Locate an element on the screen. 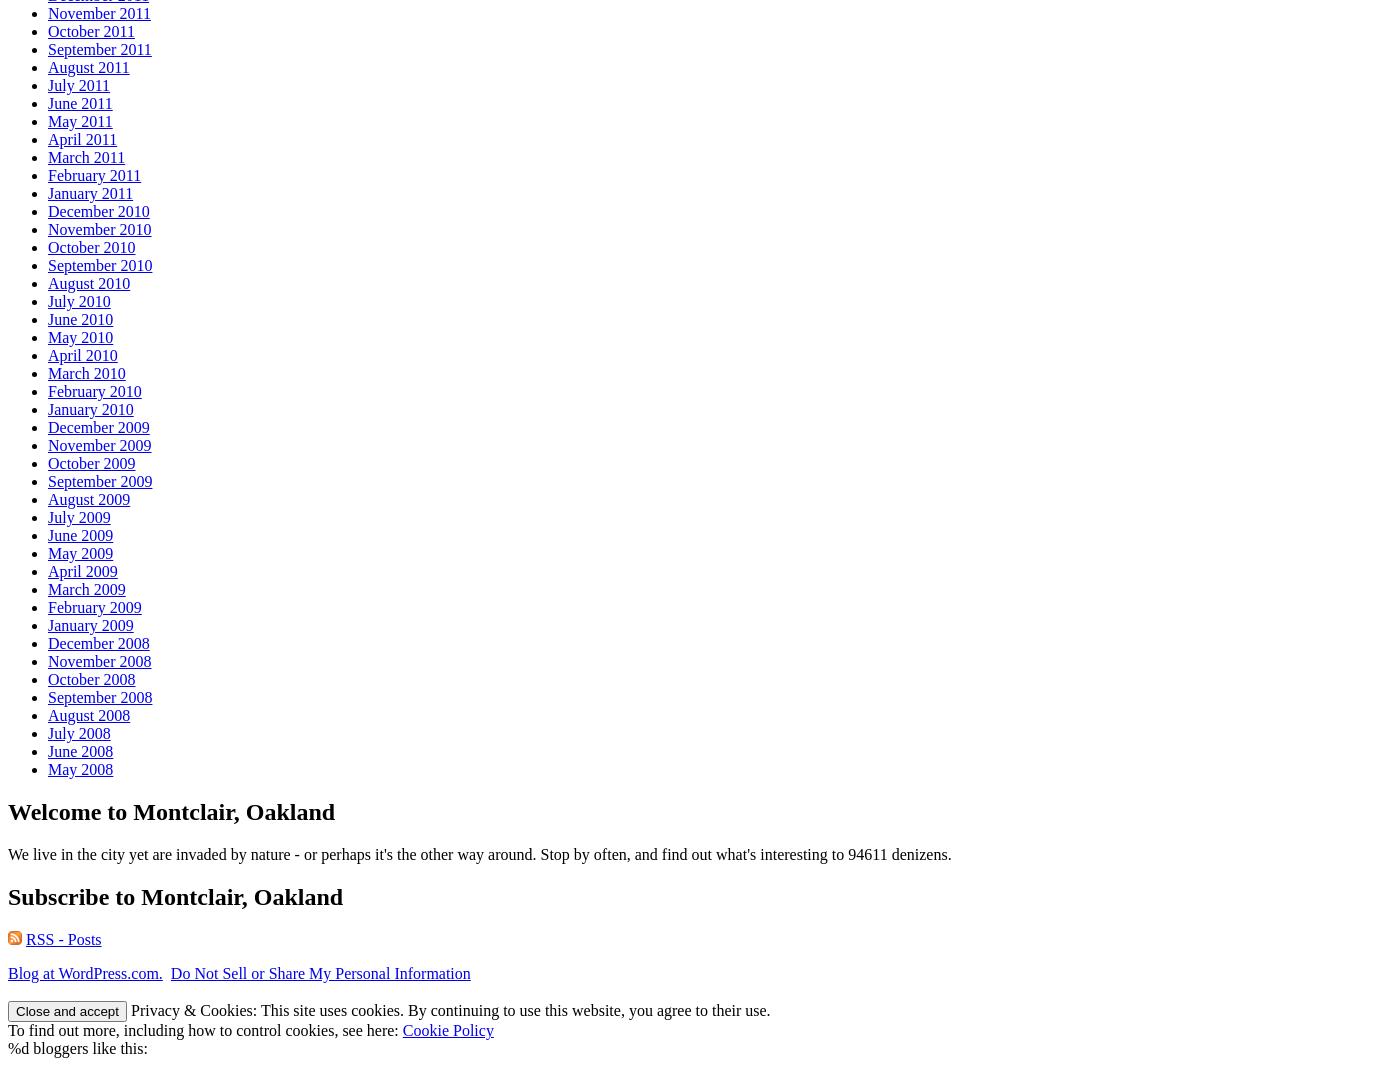  'May 2009' is located at coordinates (48, 553).